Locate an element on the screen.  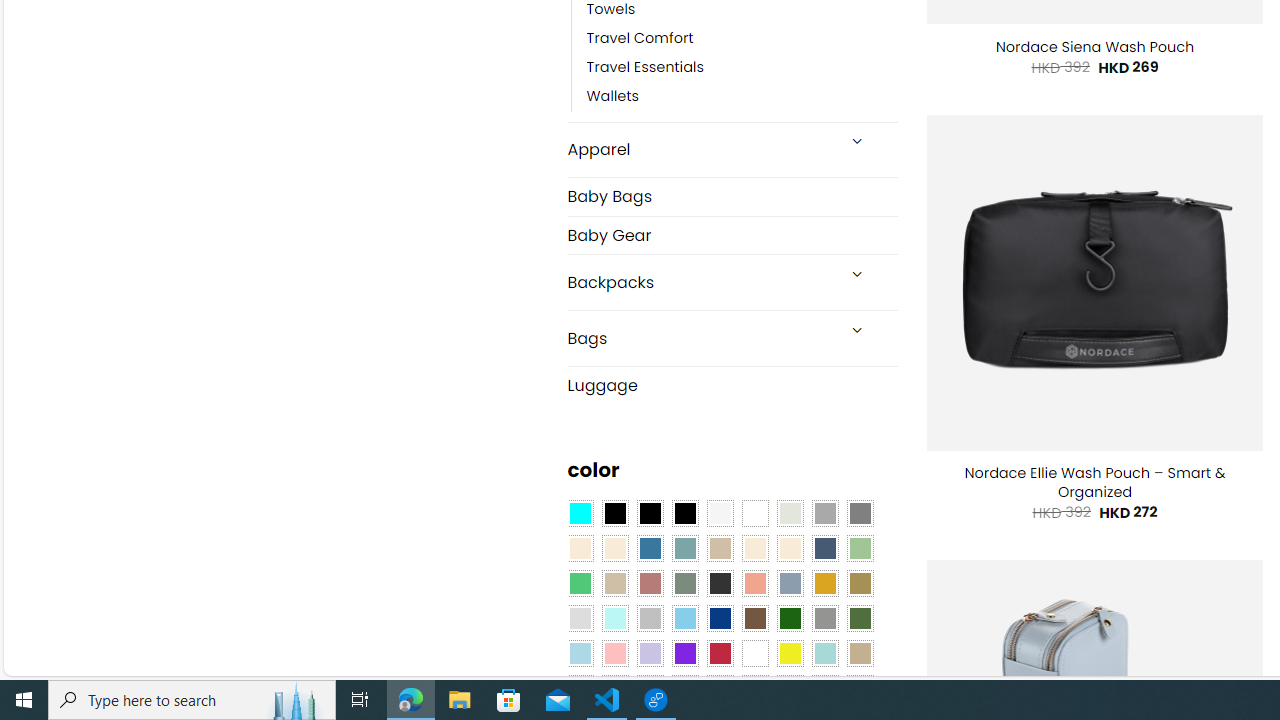
'Light Purple' is located at coordinates (650, 653).